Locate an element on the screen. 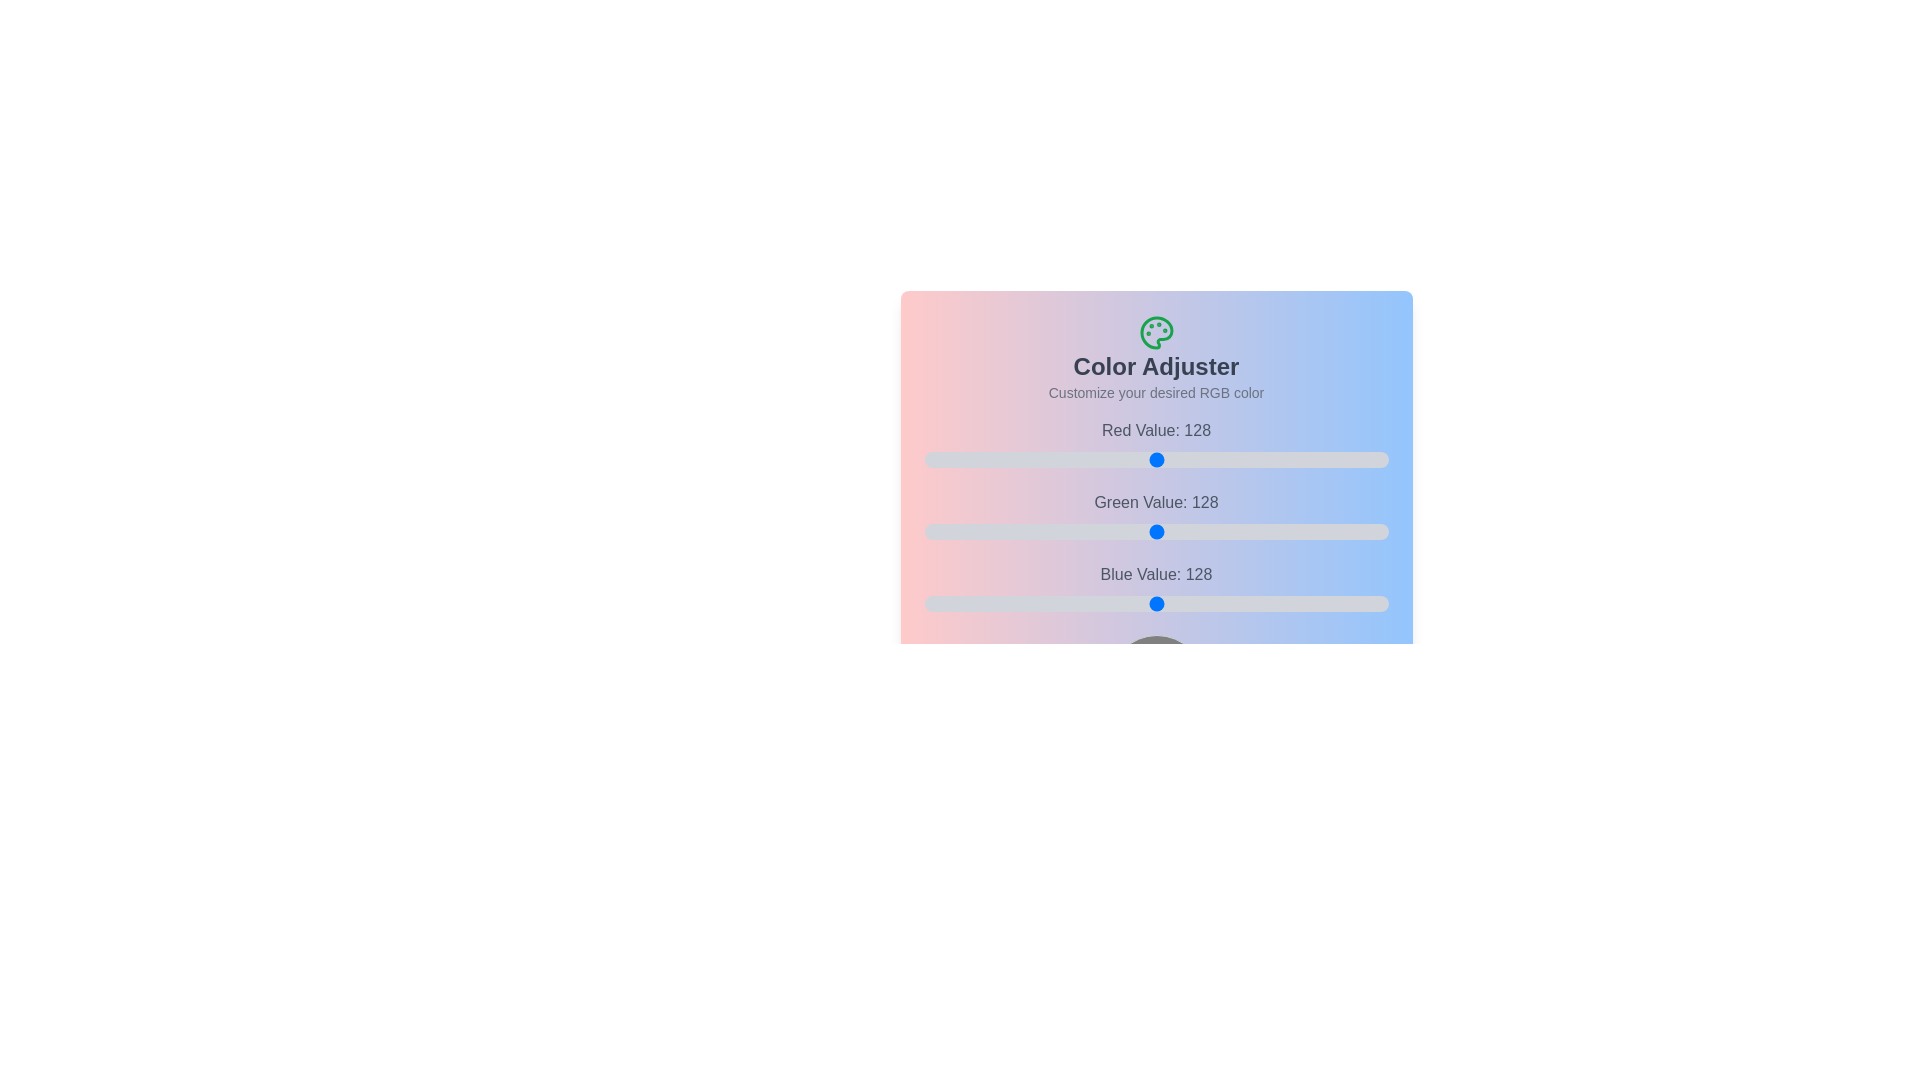 Image resolution: width=1920 pixels, height=1080 pixels. the 1 slider to 254 is located at coordinates (1386, 531).